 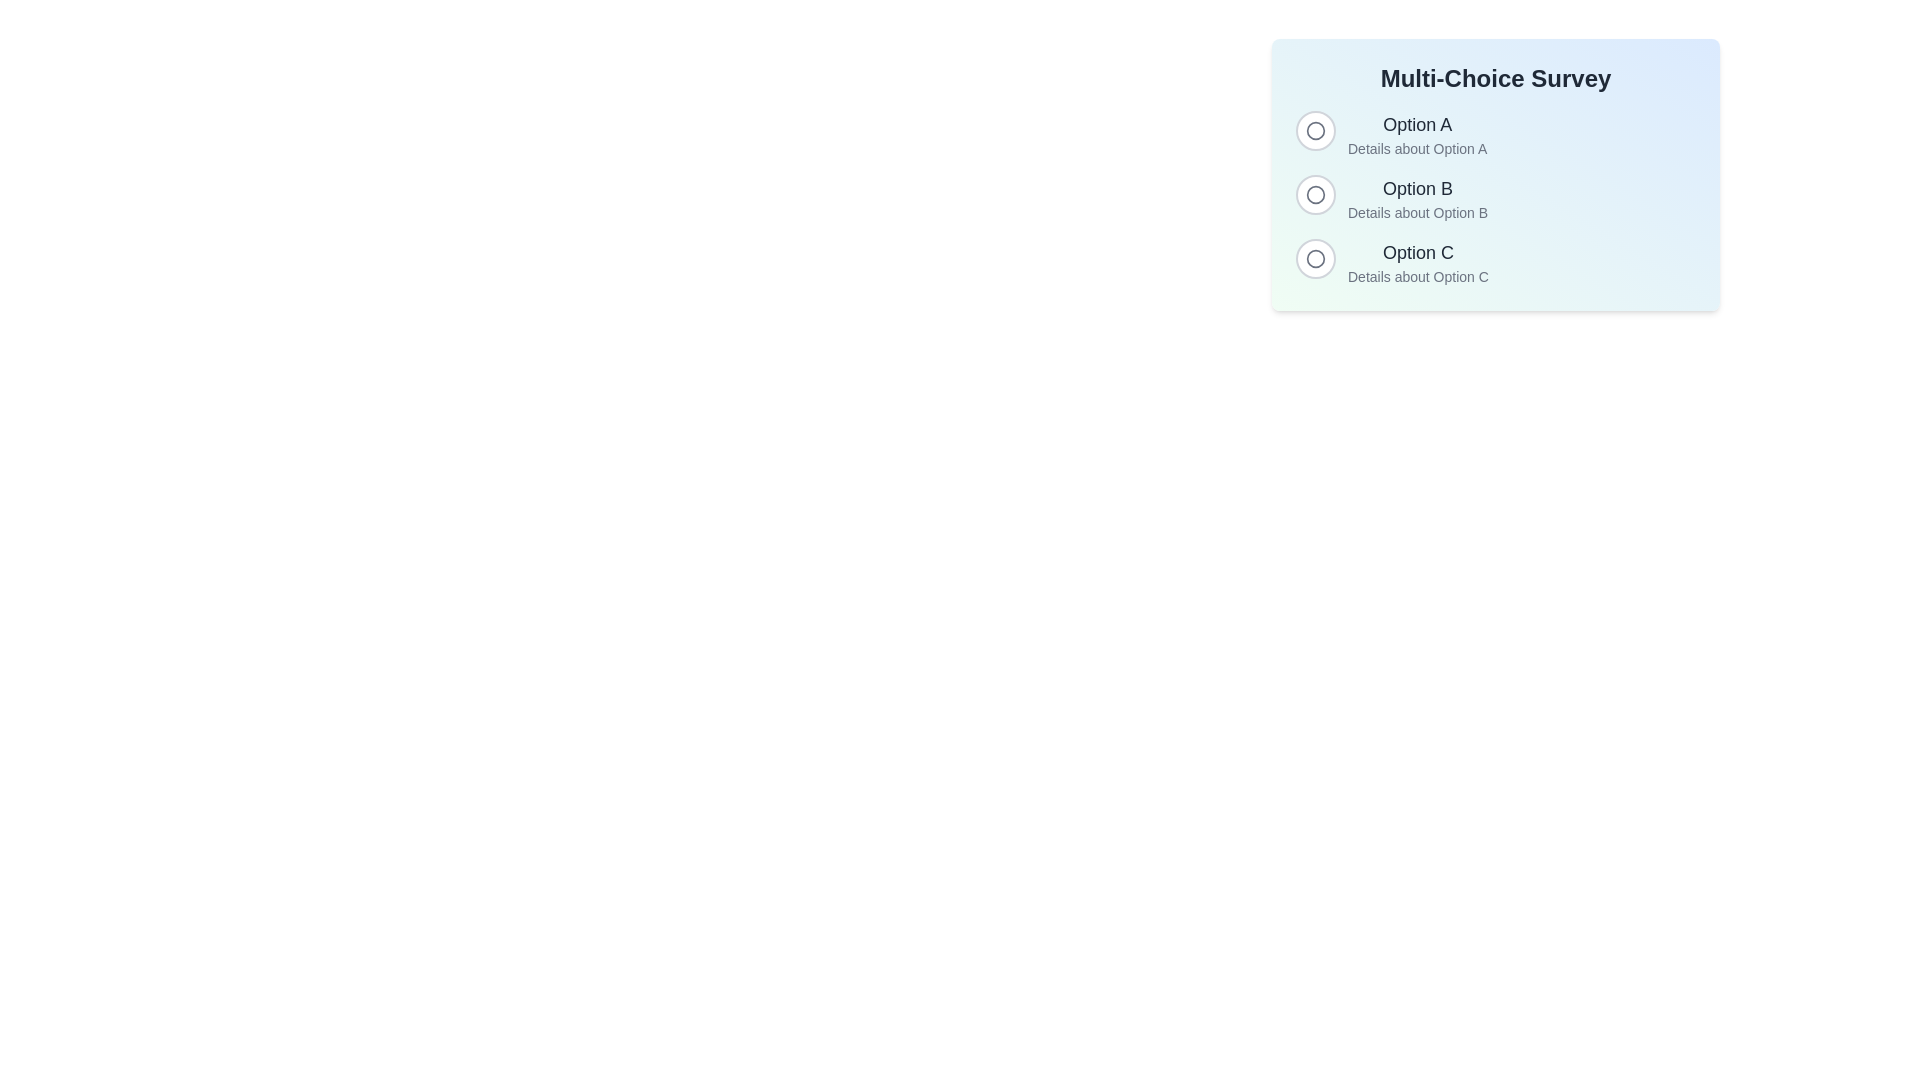 I want to click on the circular radio button marker adjacent to 'Option C', so click(x=1315, y=257).